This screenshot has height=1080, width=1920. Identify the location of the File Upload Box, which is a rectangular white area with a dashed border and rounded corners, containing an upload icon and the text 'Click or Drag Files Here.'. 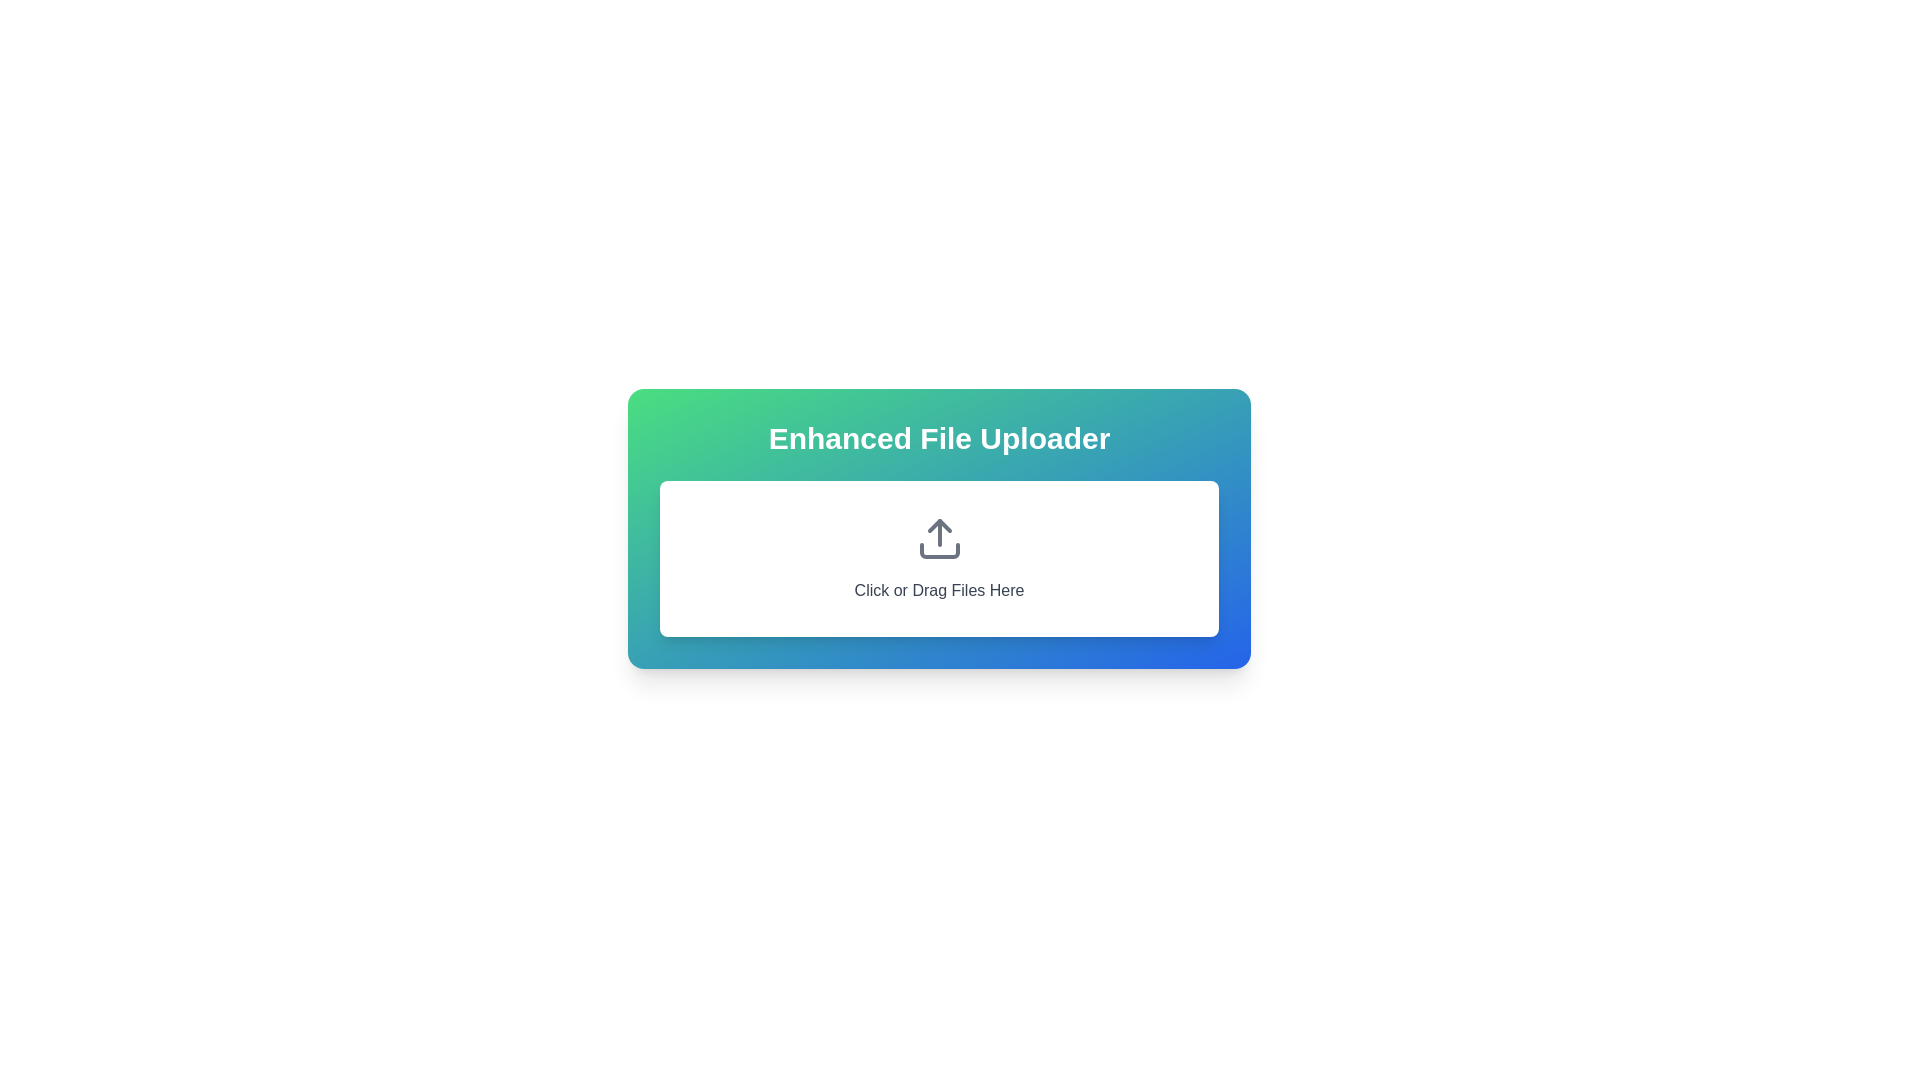
(938, 559).